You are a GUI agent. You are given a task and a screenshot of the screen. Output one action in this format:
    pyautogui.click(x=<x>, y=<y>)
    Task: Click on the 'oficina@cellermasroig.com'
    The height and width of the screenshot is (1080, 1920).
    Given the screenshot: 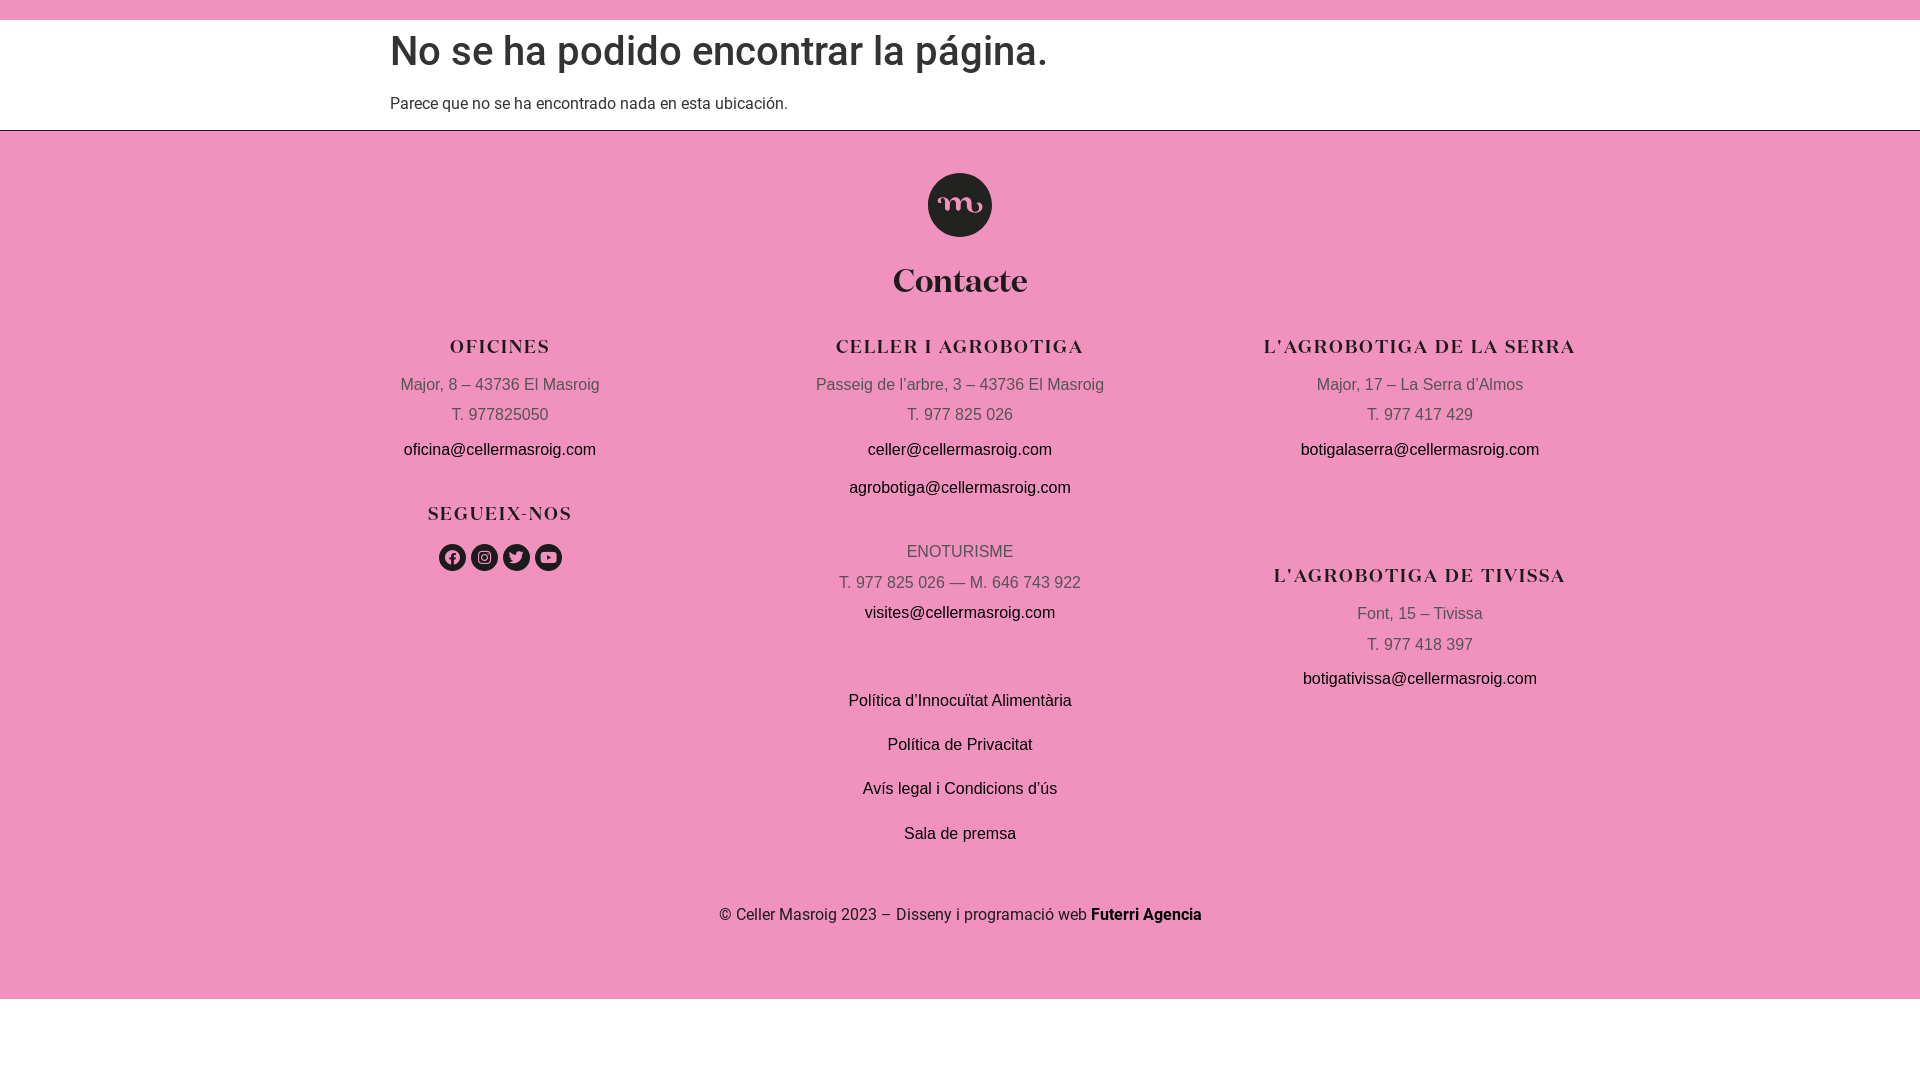 What is the action you would take?
    pyautogui.click(x=499, y=448)
    